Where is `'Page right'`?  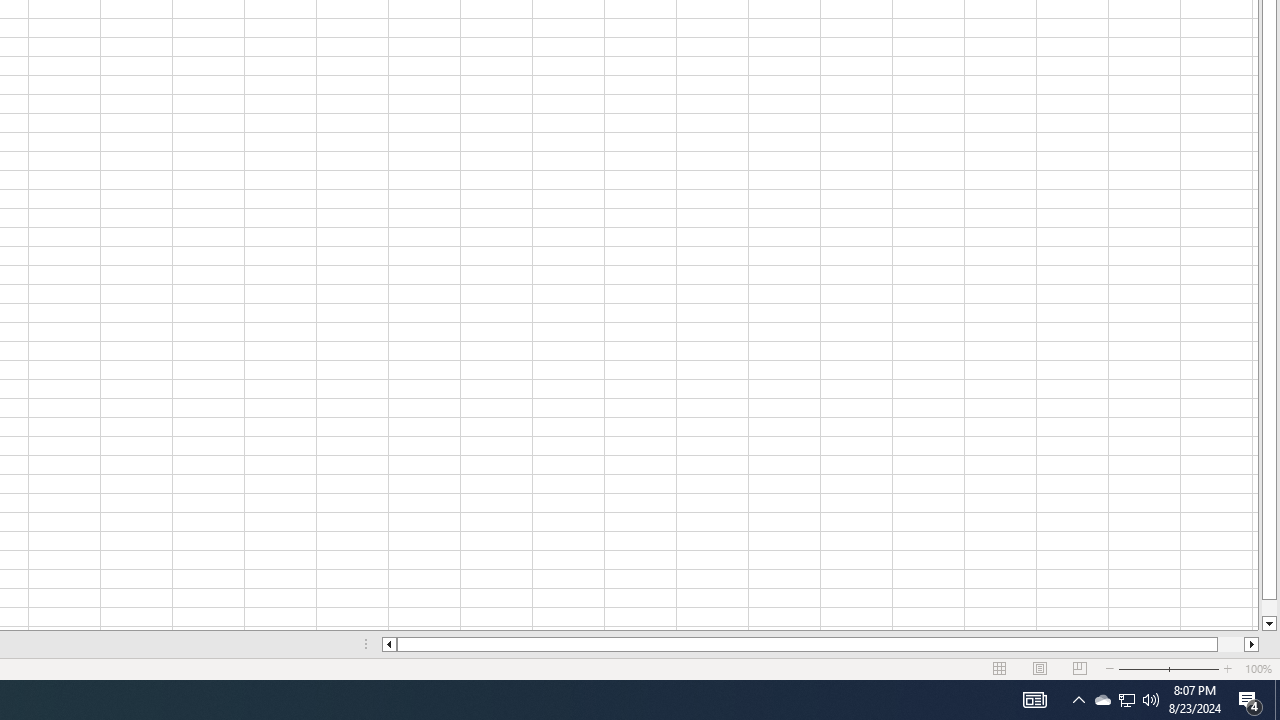 'Page right' is located at coordinates (1230, 644).